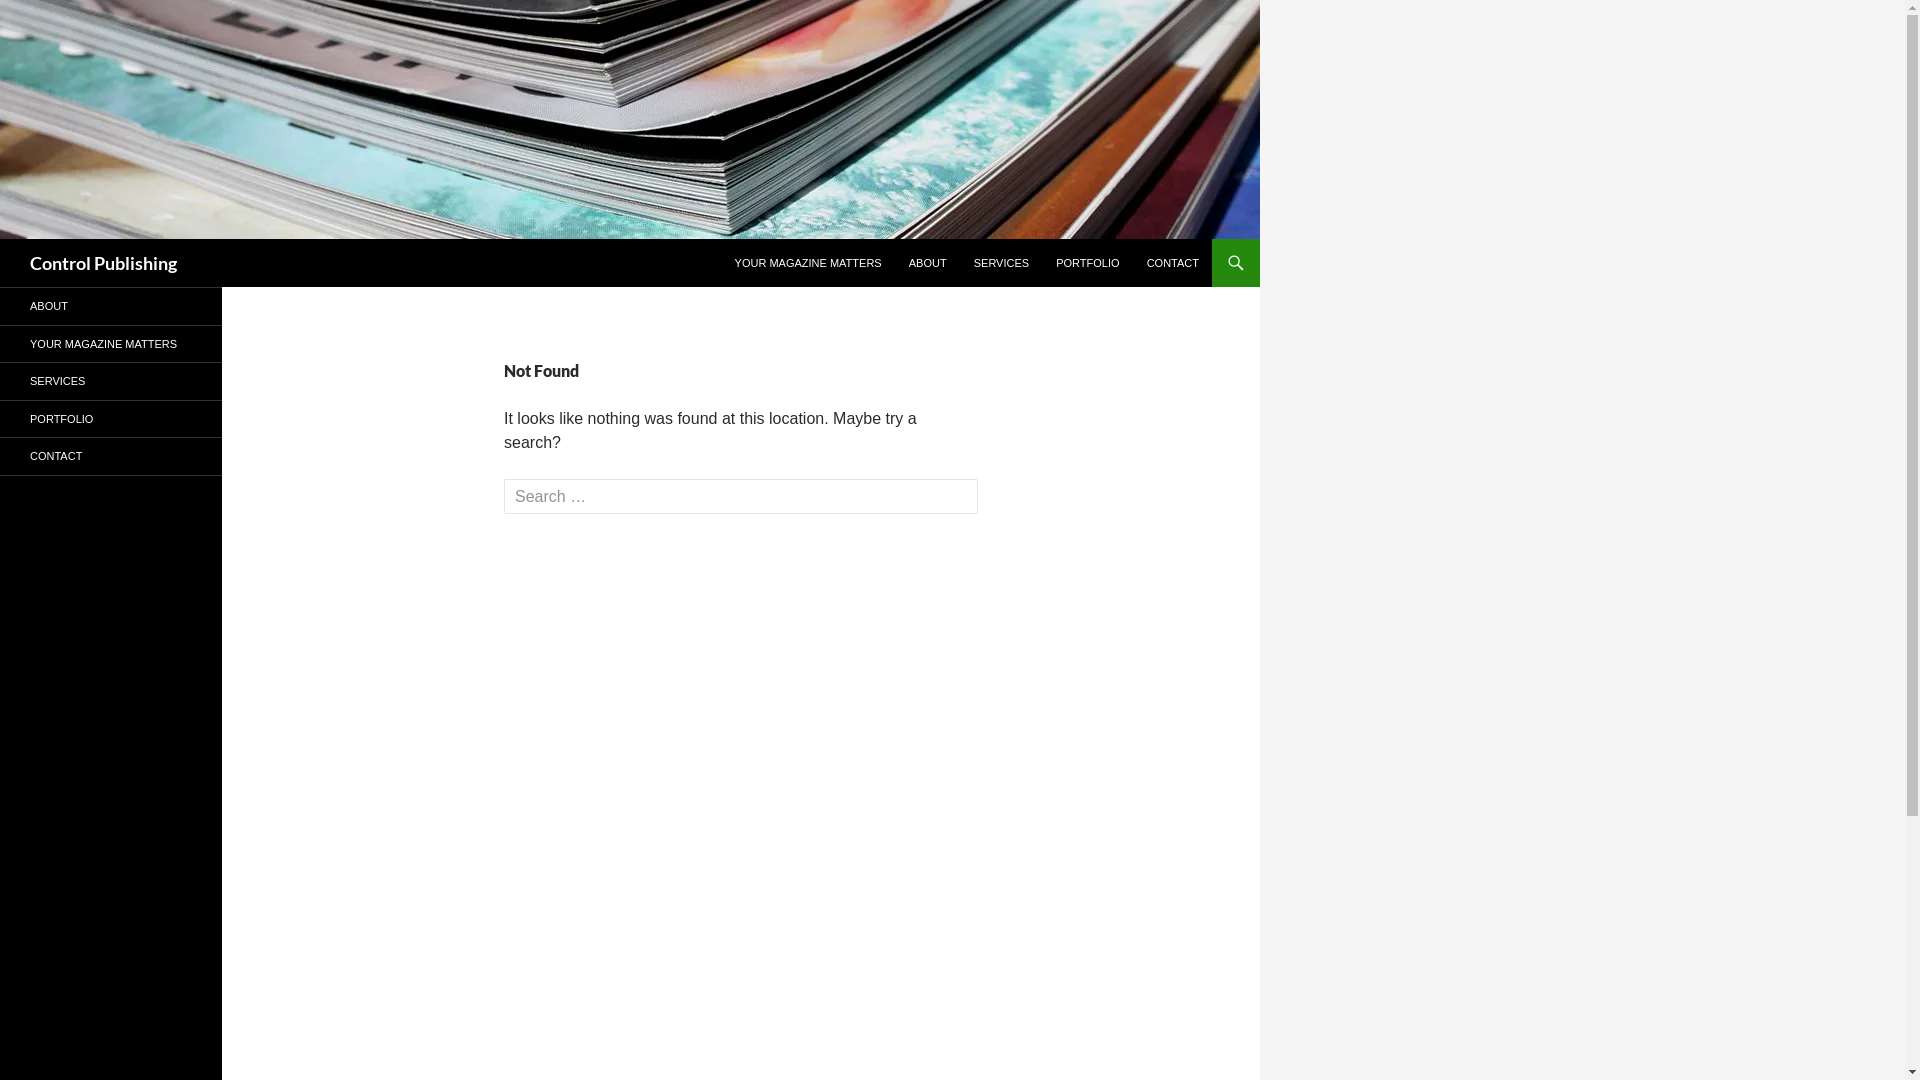  I want to click on 'PORTFOLIO', so click(1086, 261).